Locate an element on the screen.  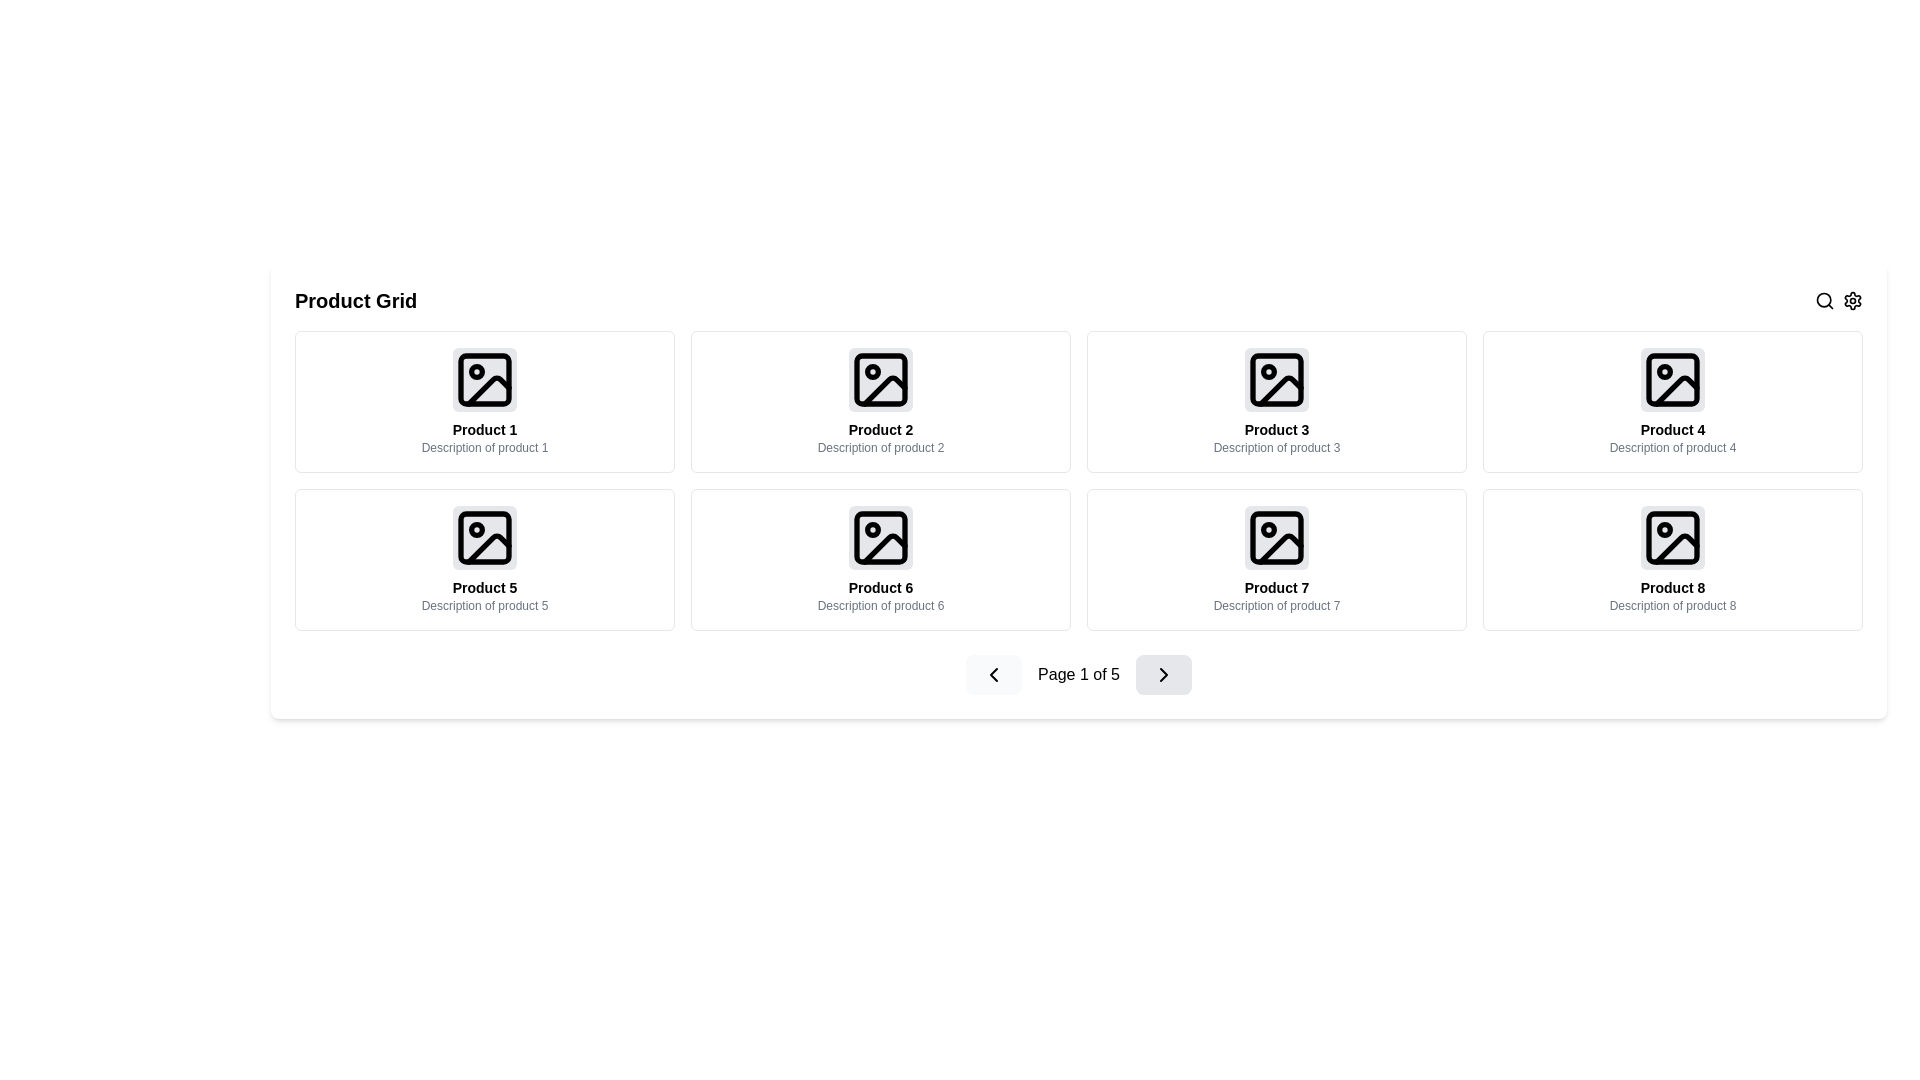
the product is located at coordinates (1275, 428).